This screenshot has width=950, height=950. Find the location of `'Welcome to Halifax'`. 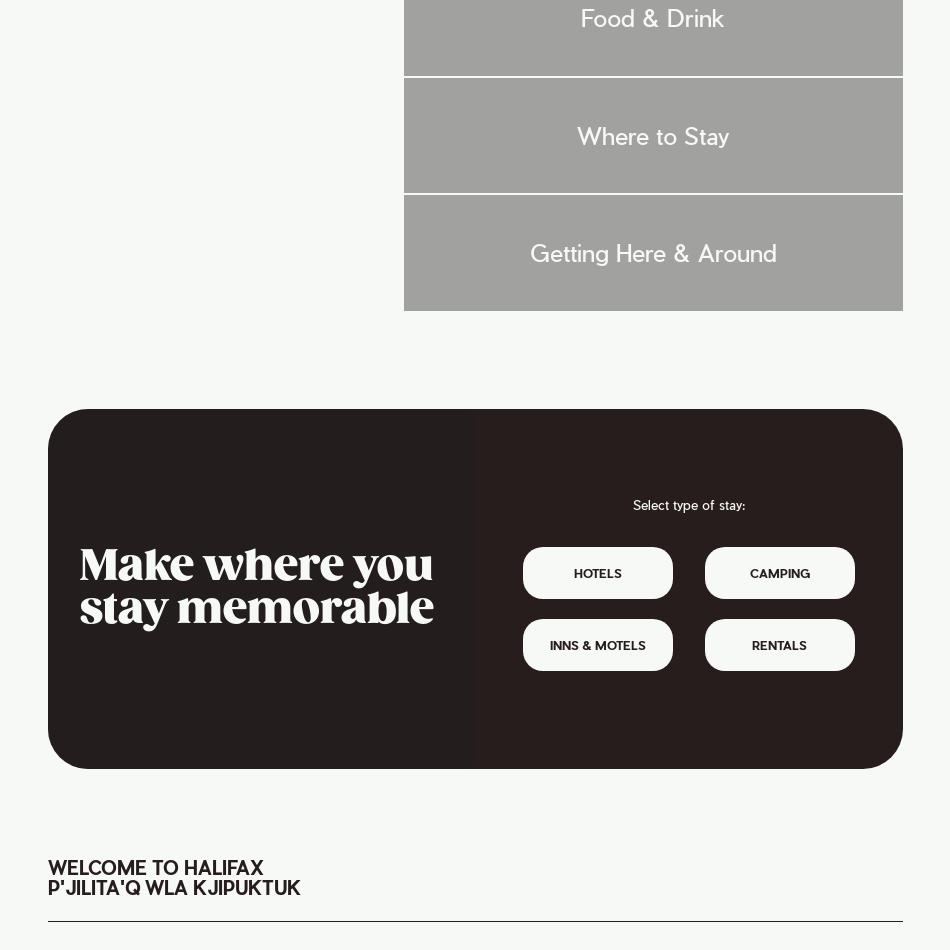

'Welcome to Halifax' is located at coordinates (155, 865).